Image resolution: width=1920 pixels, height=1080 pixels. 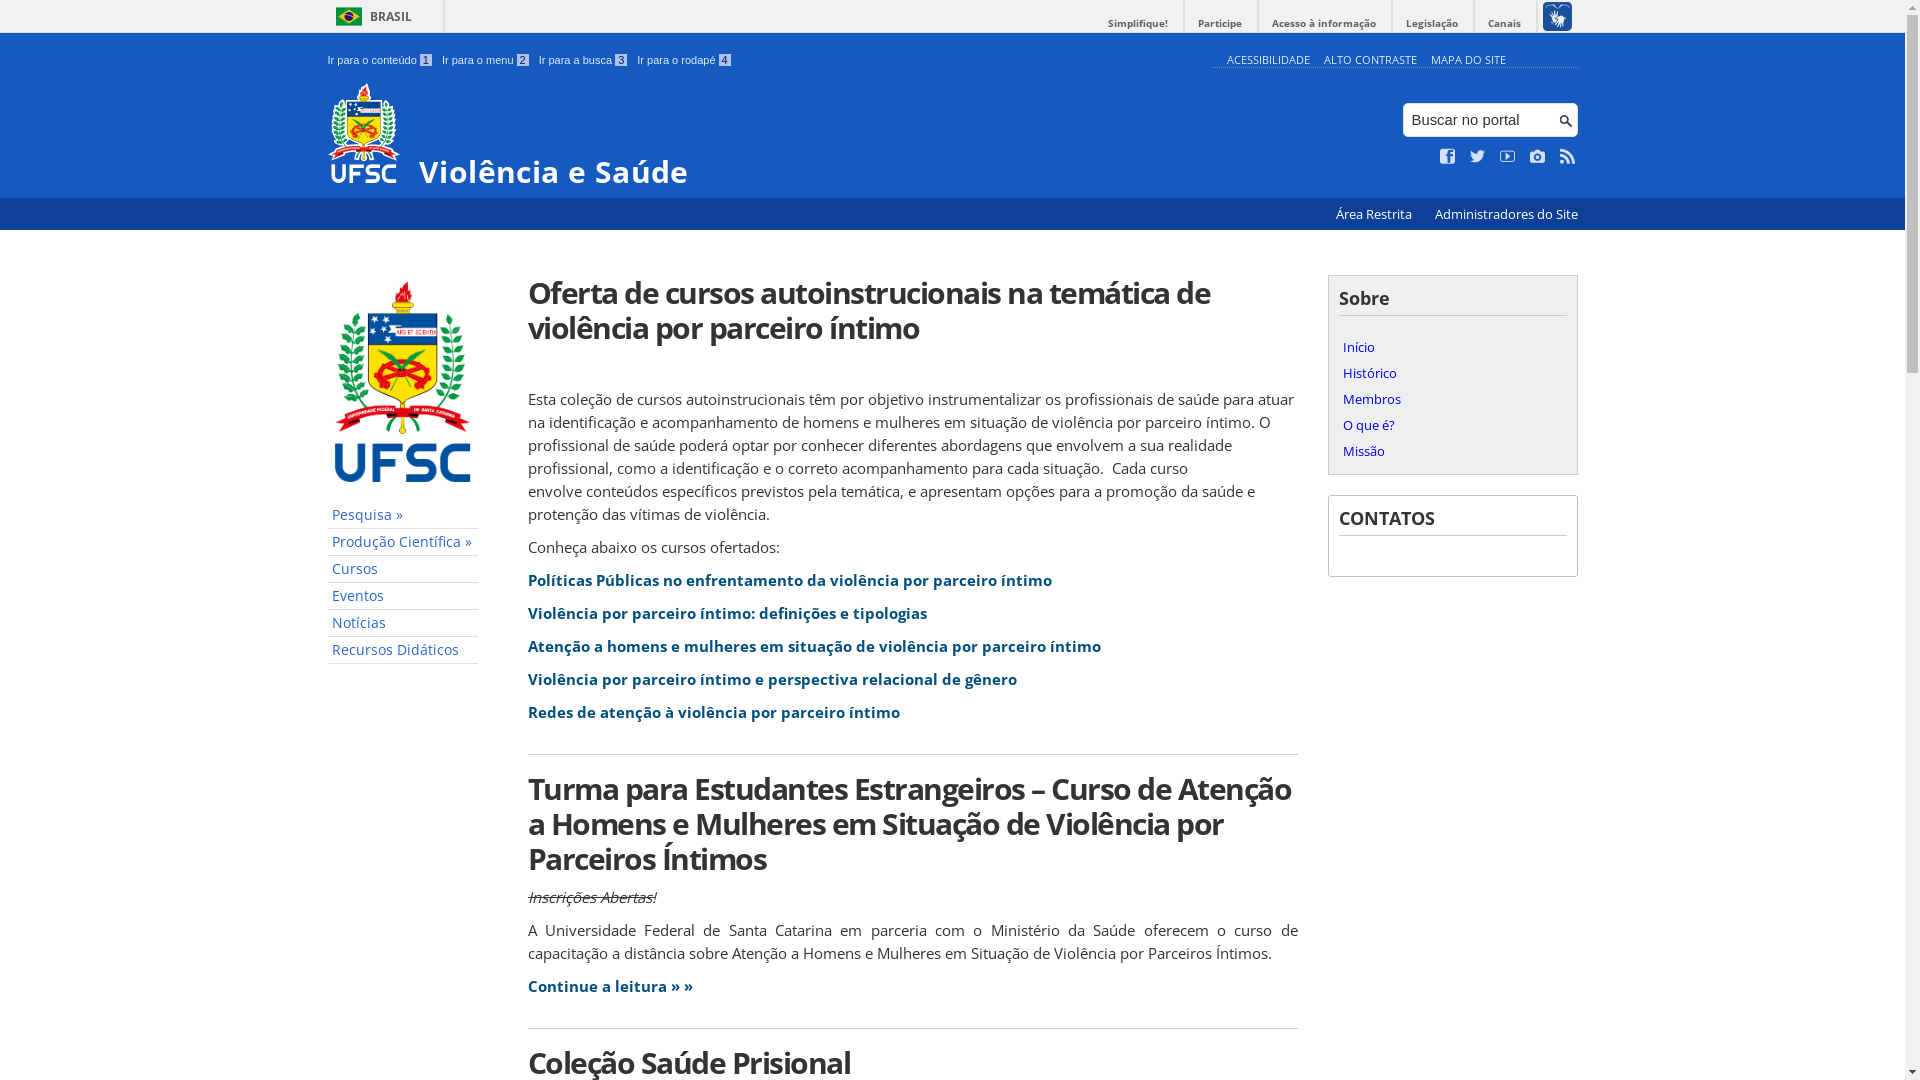 I want to click on 'Participe', so click(x=1218, y=23).